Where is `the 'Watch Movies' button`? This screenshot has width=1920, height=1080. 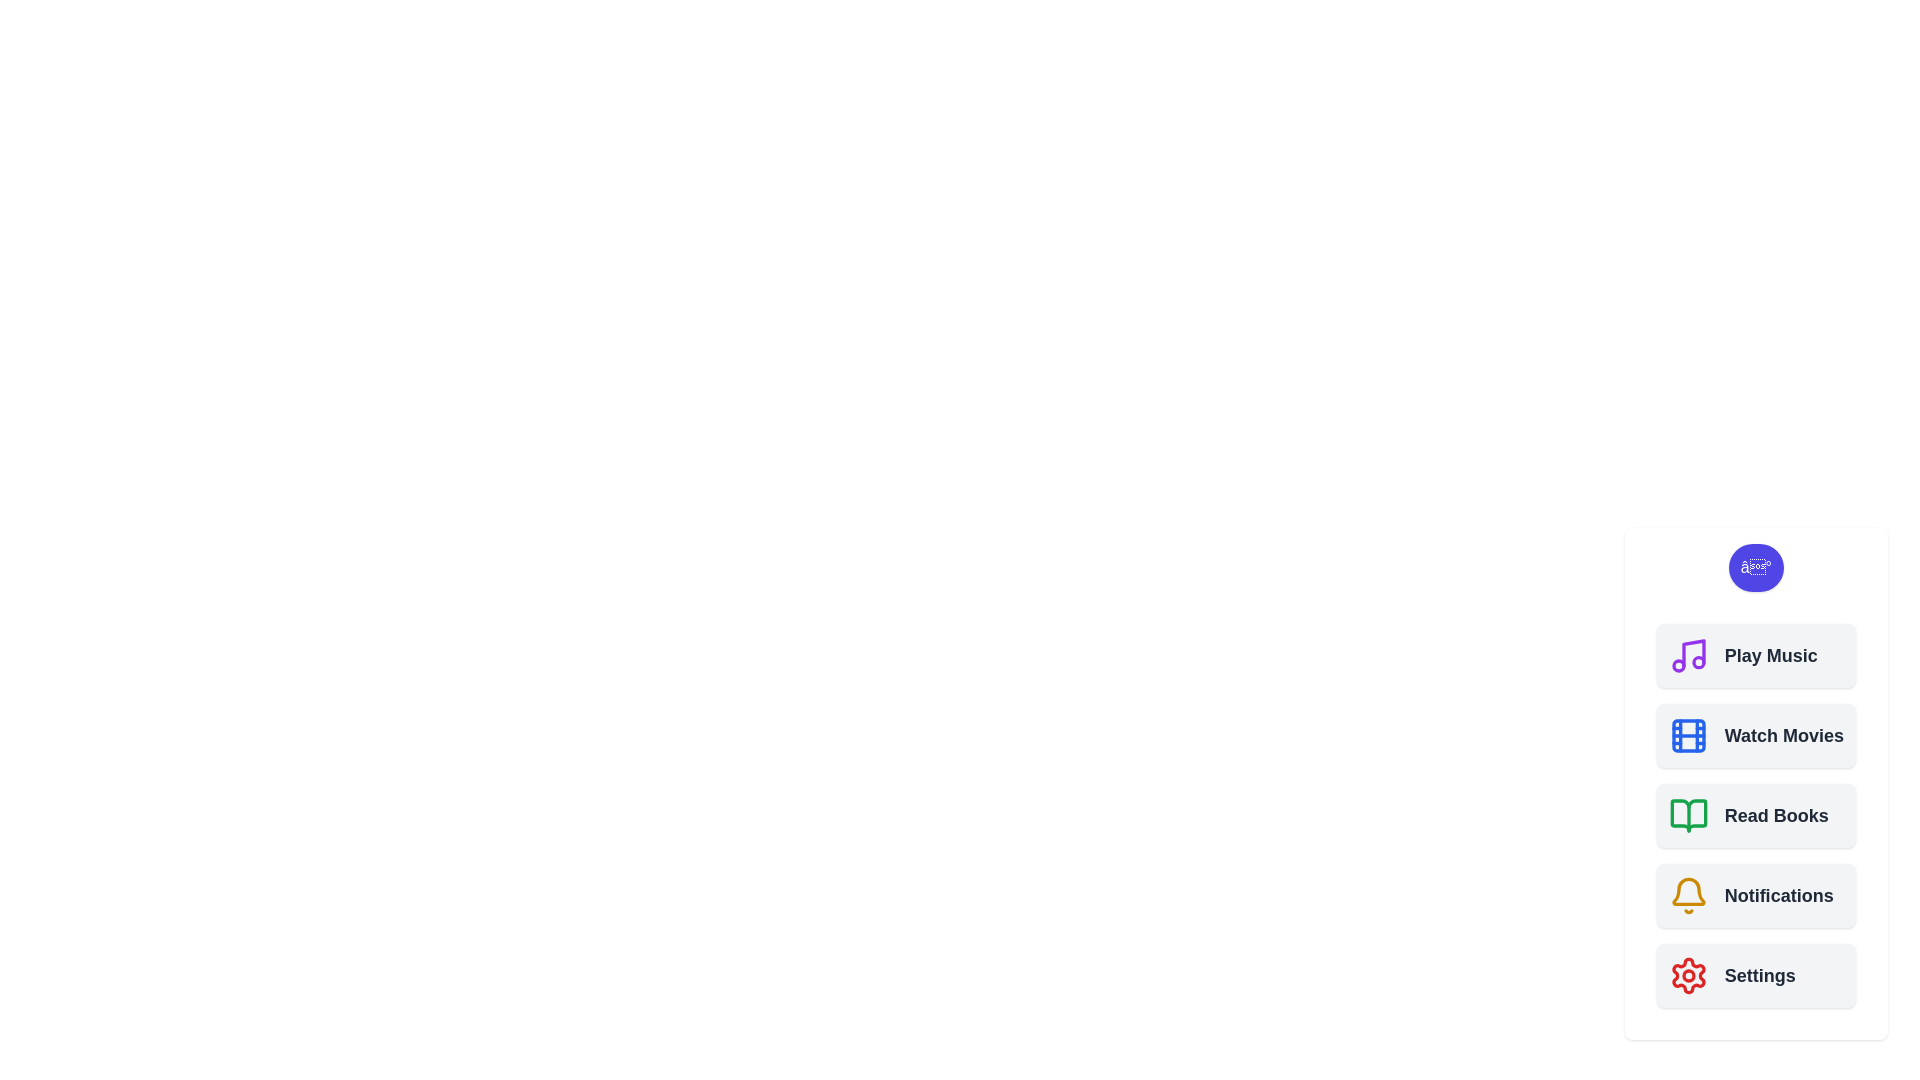 the 'Watch Movies' button is located at coordinates (1755, 736).